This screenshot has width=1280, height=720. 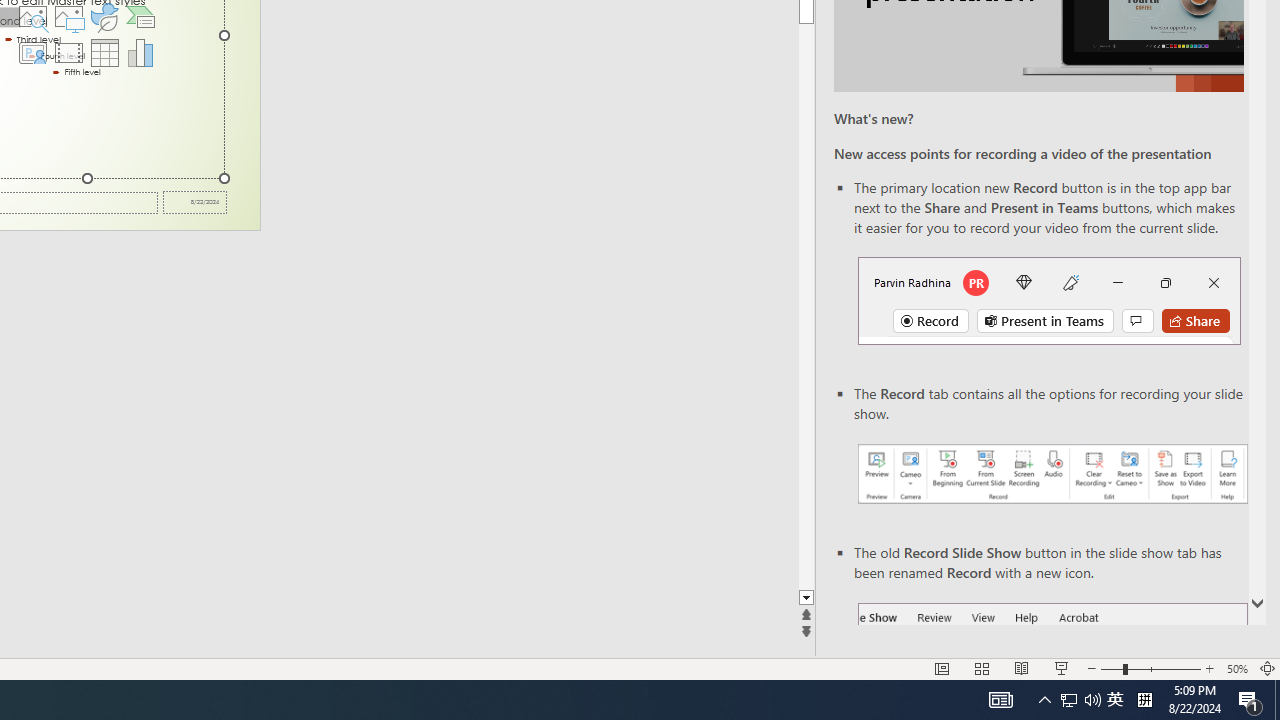 I want to click on 'Slide Sorter', so click(x=982, y=669).